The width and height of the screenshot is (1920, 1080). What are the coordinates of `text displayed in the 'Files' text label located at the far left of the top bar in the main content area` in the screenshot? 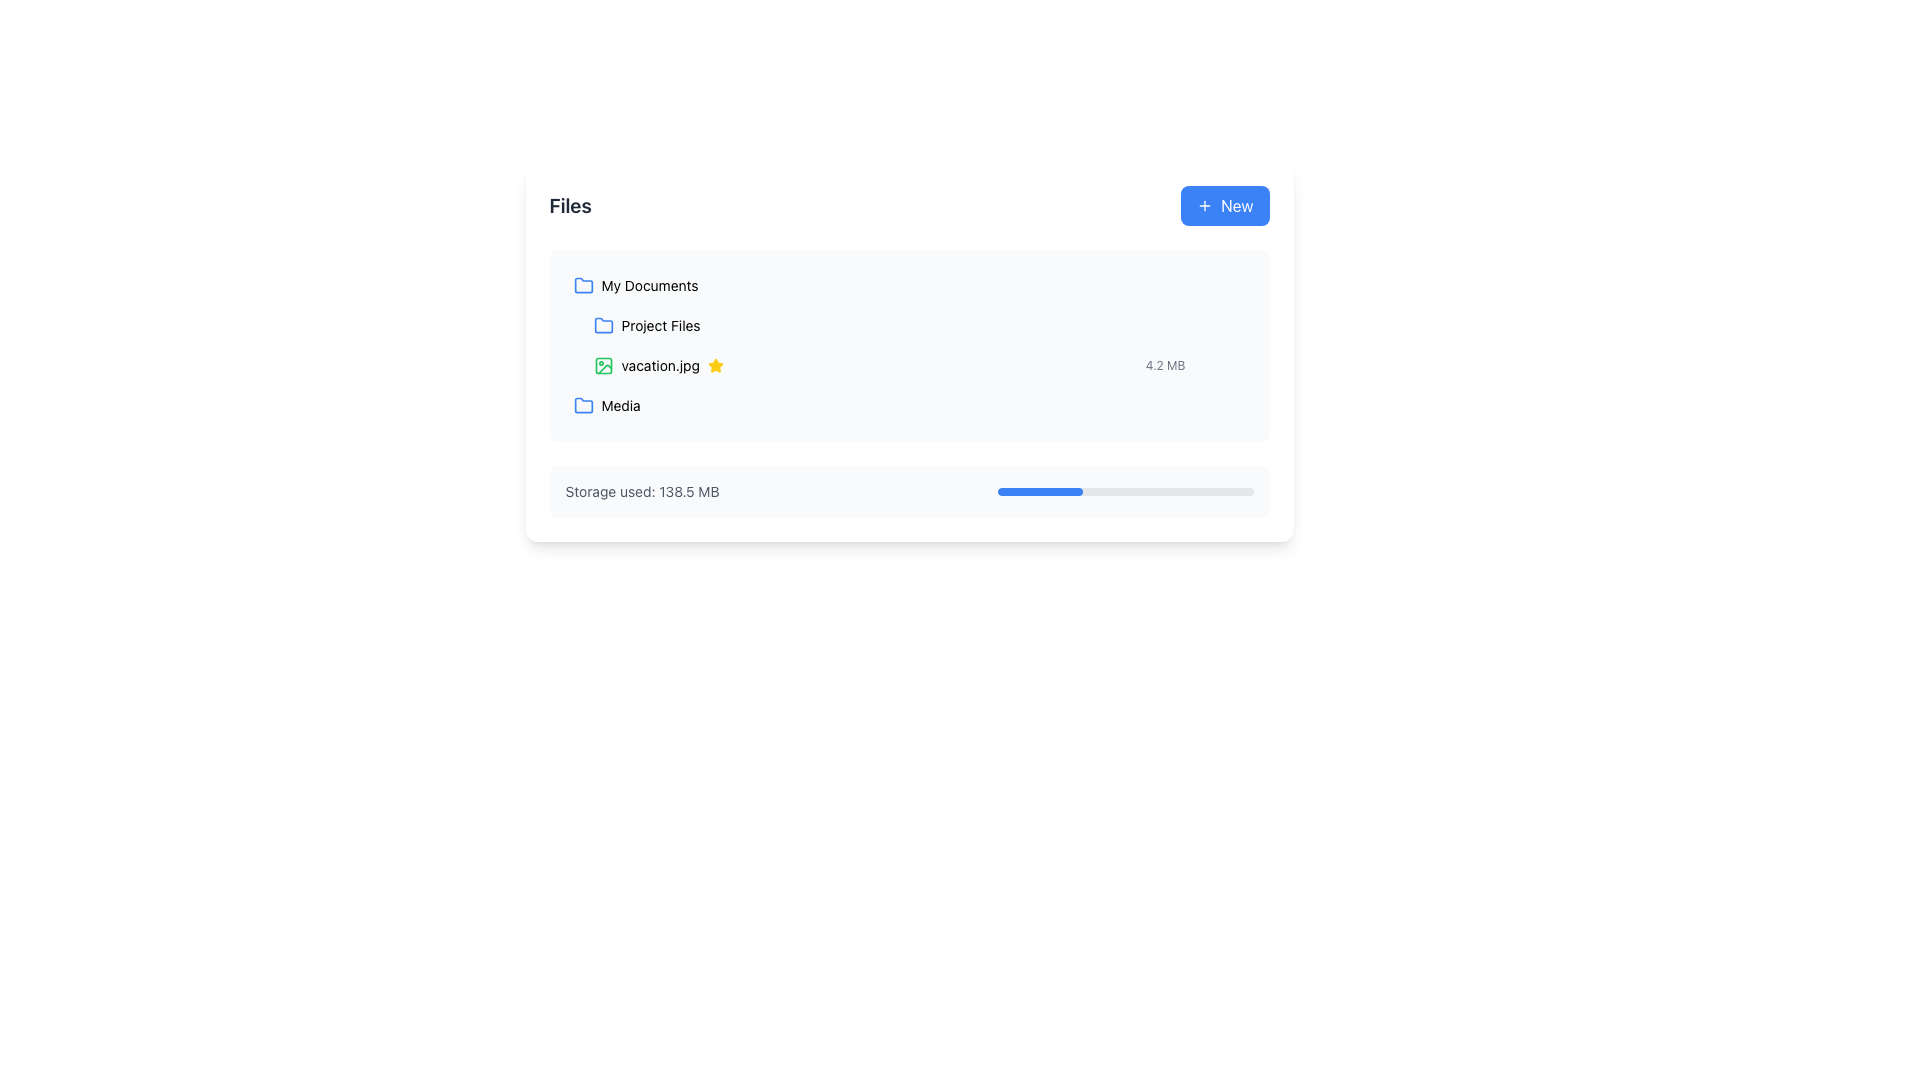 It's located at (569, 205).